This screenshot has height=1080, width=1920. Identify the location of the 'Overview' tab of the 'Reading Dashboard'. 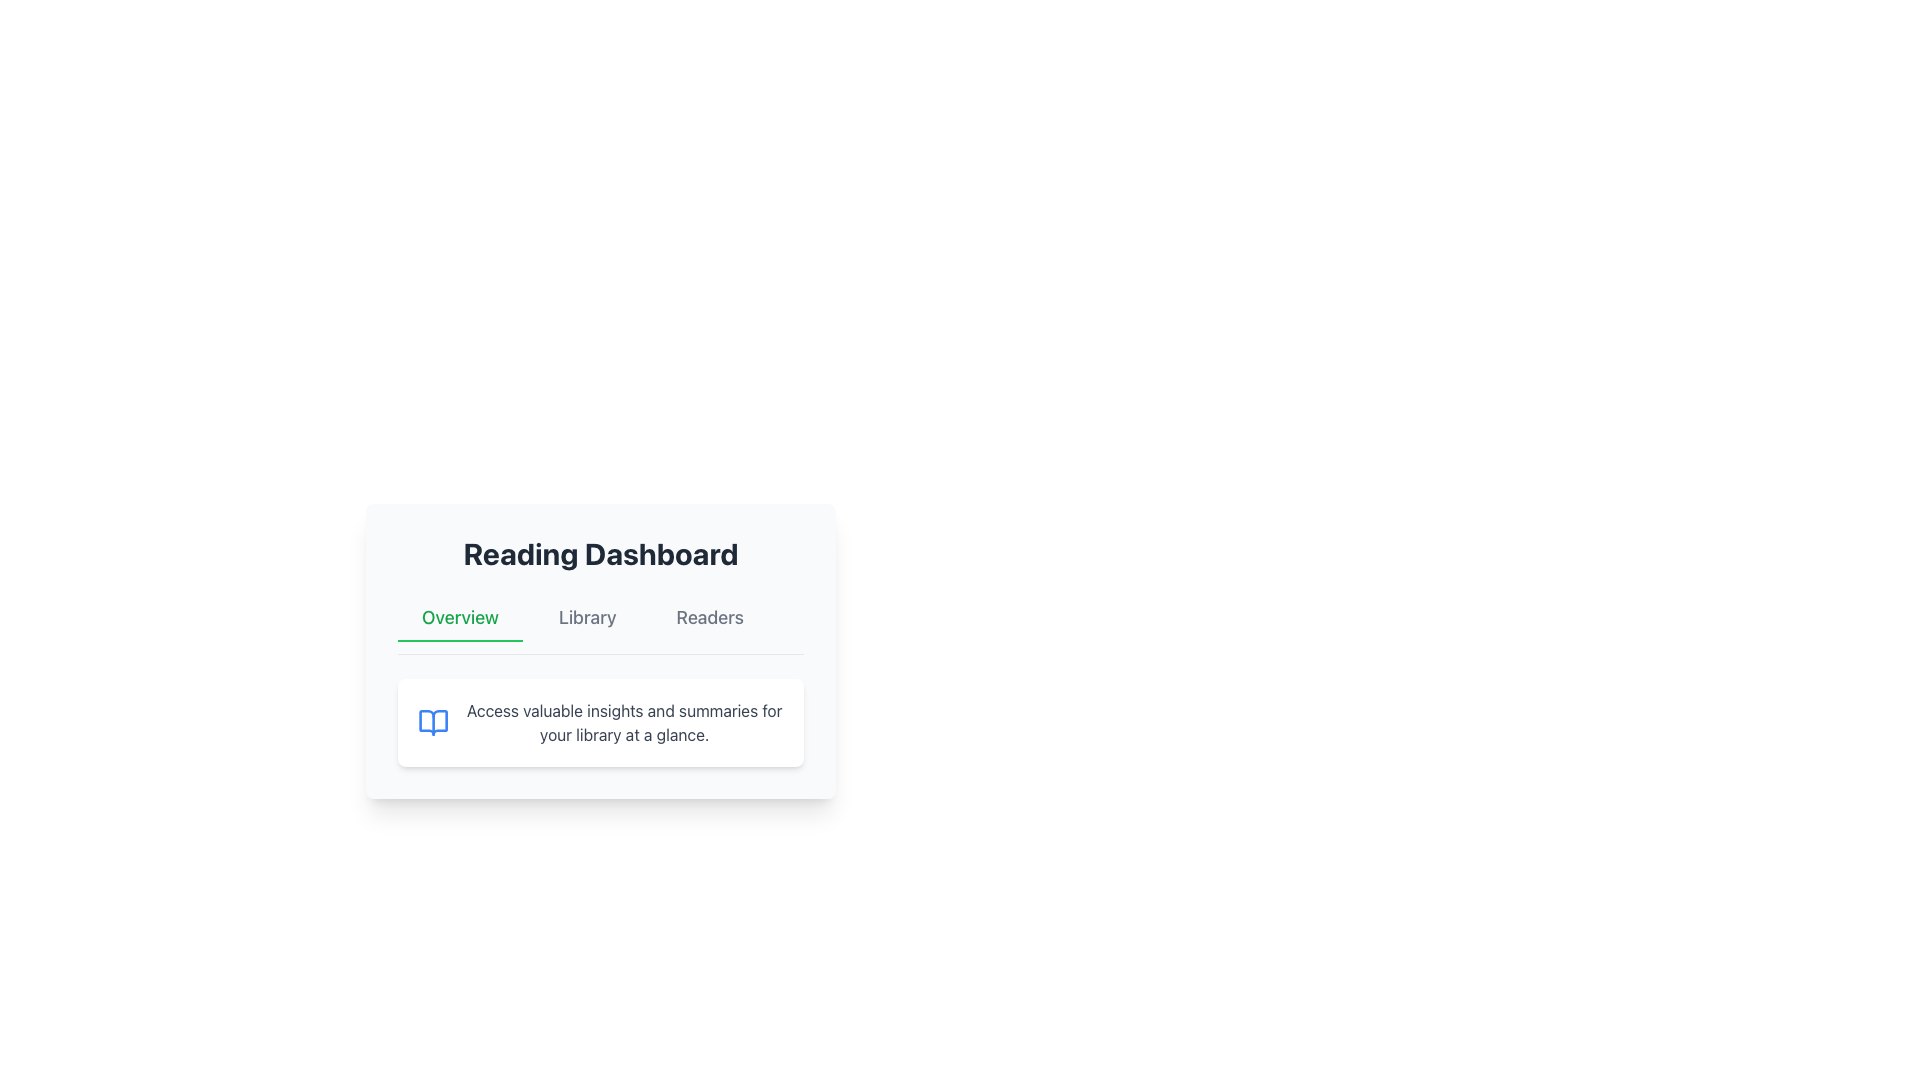
(599, 658).